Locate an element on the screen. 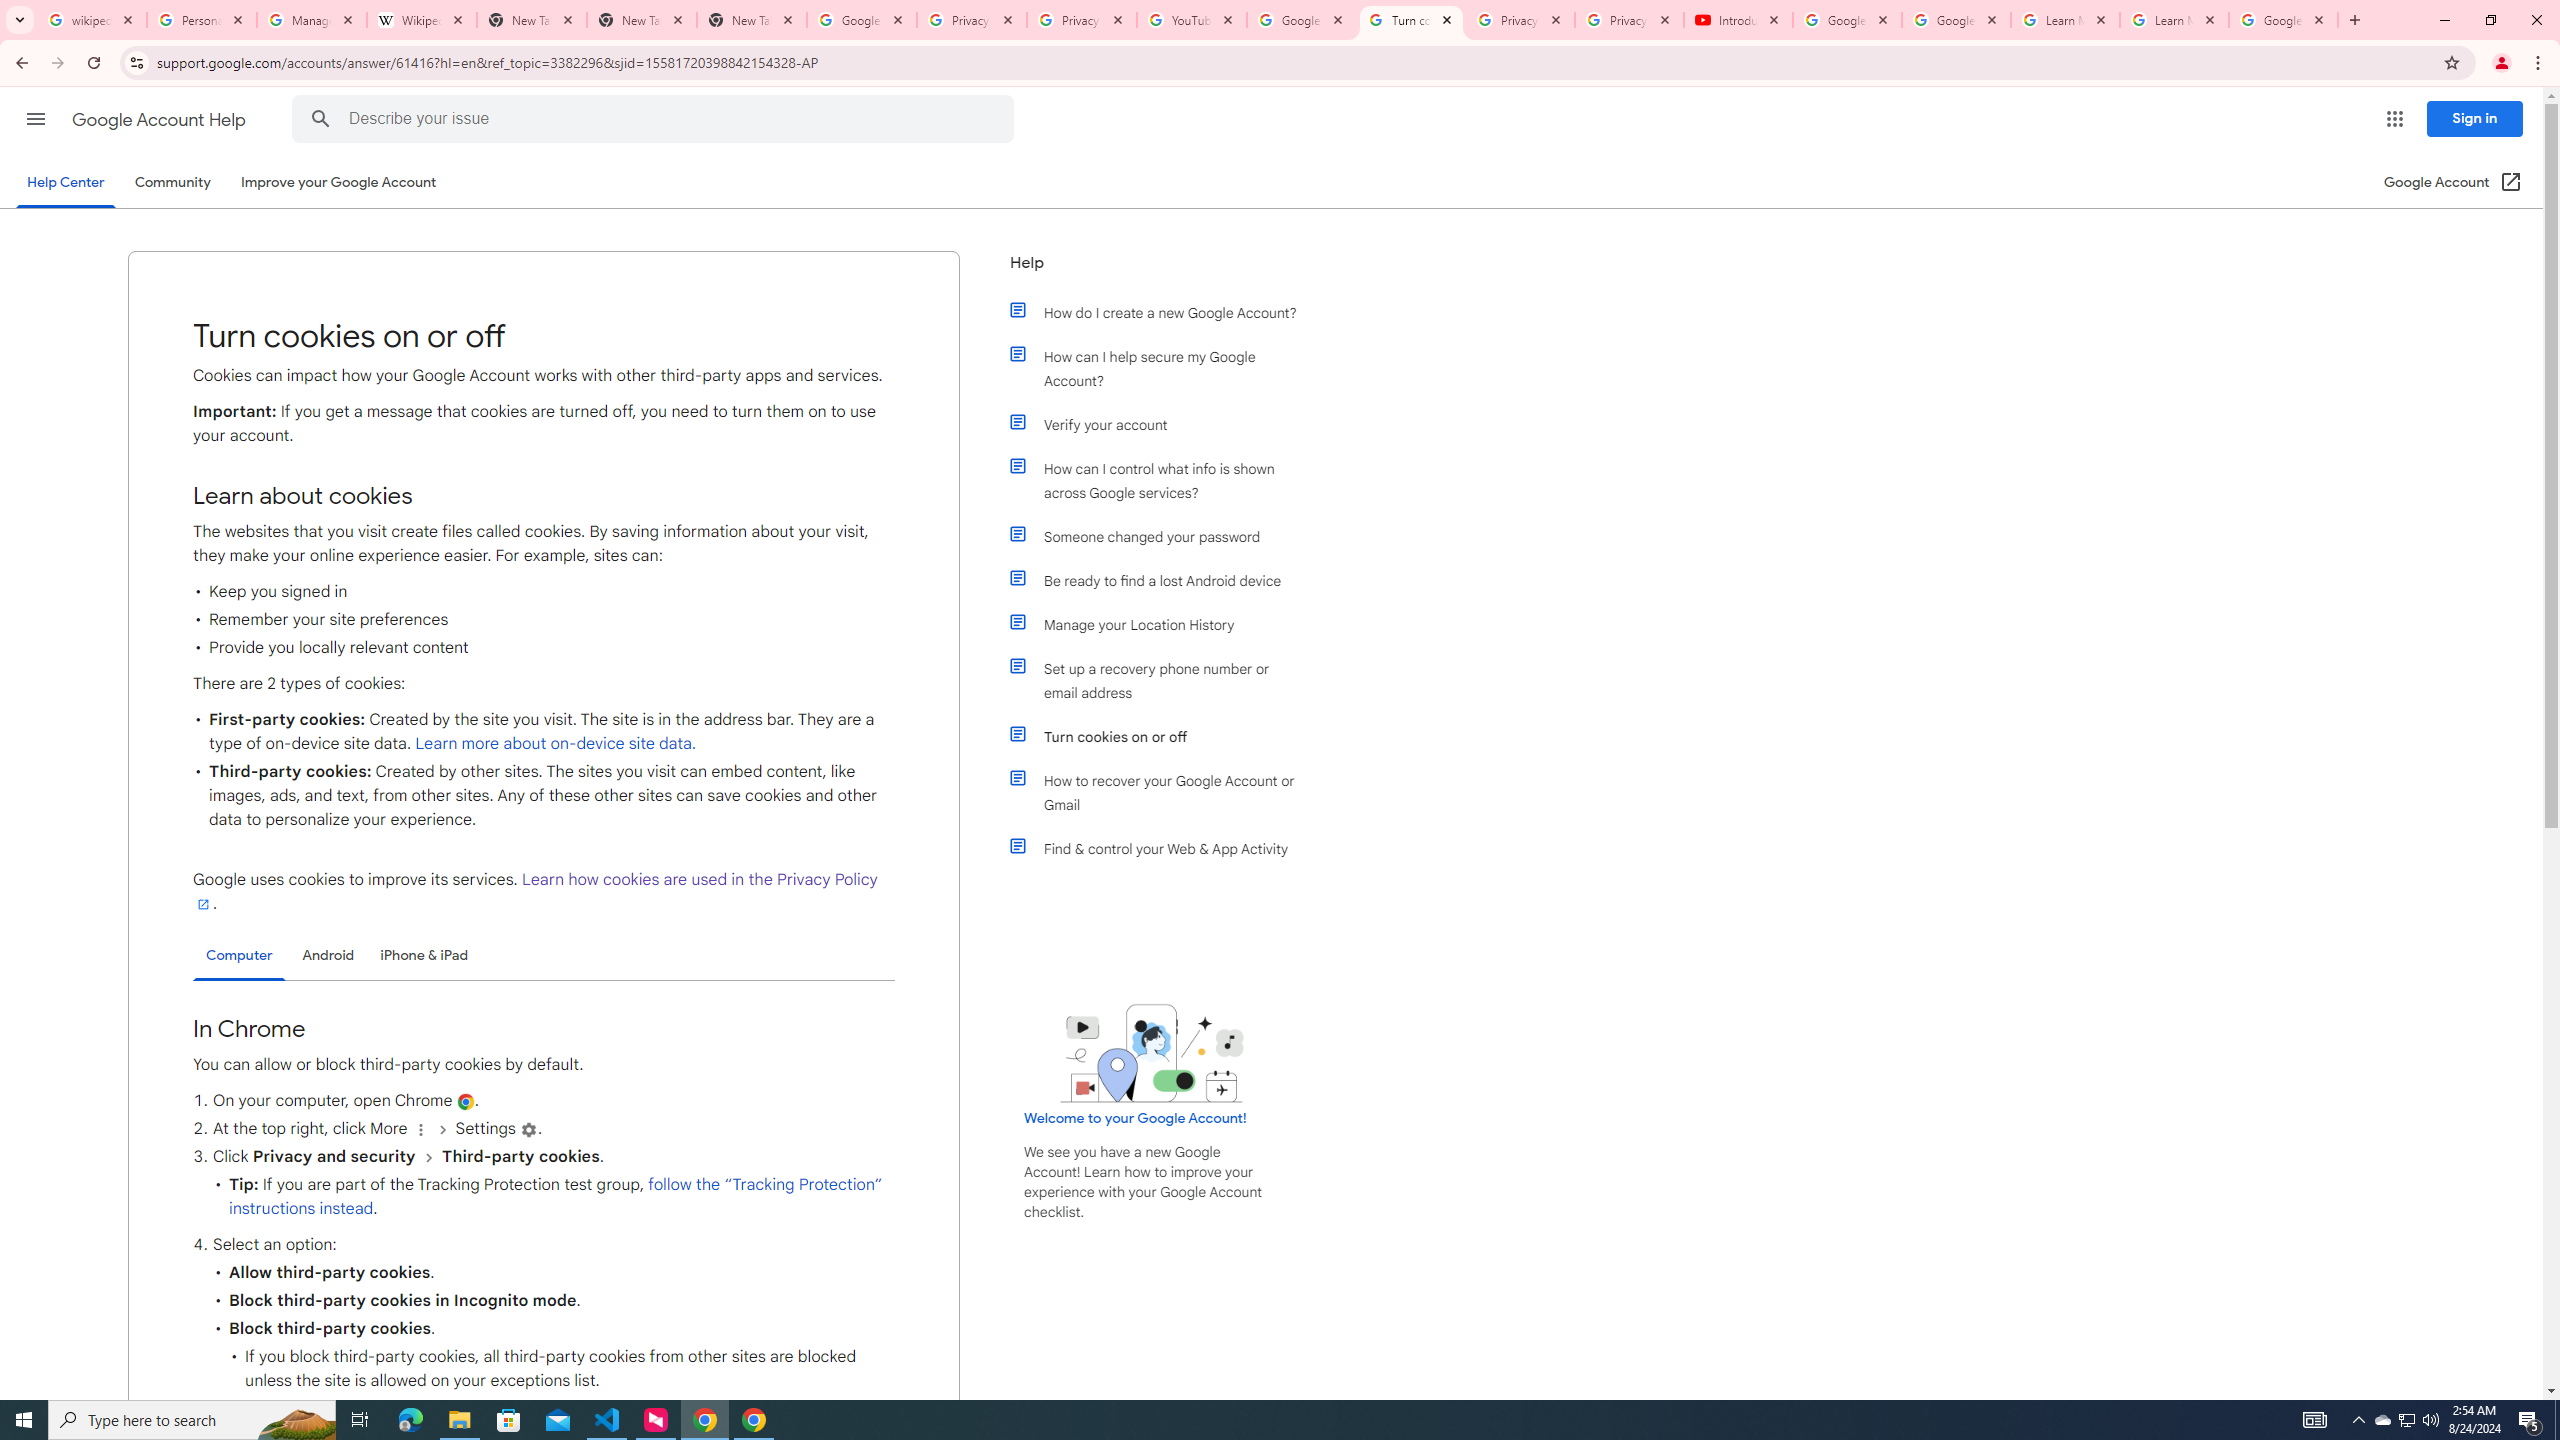  'Personalization & Google Search results - Google Search Help' is located at coordinates (201, 19).